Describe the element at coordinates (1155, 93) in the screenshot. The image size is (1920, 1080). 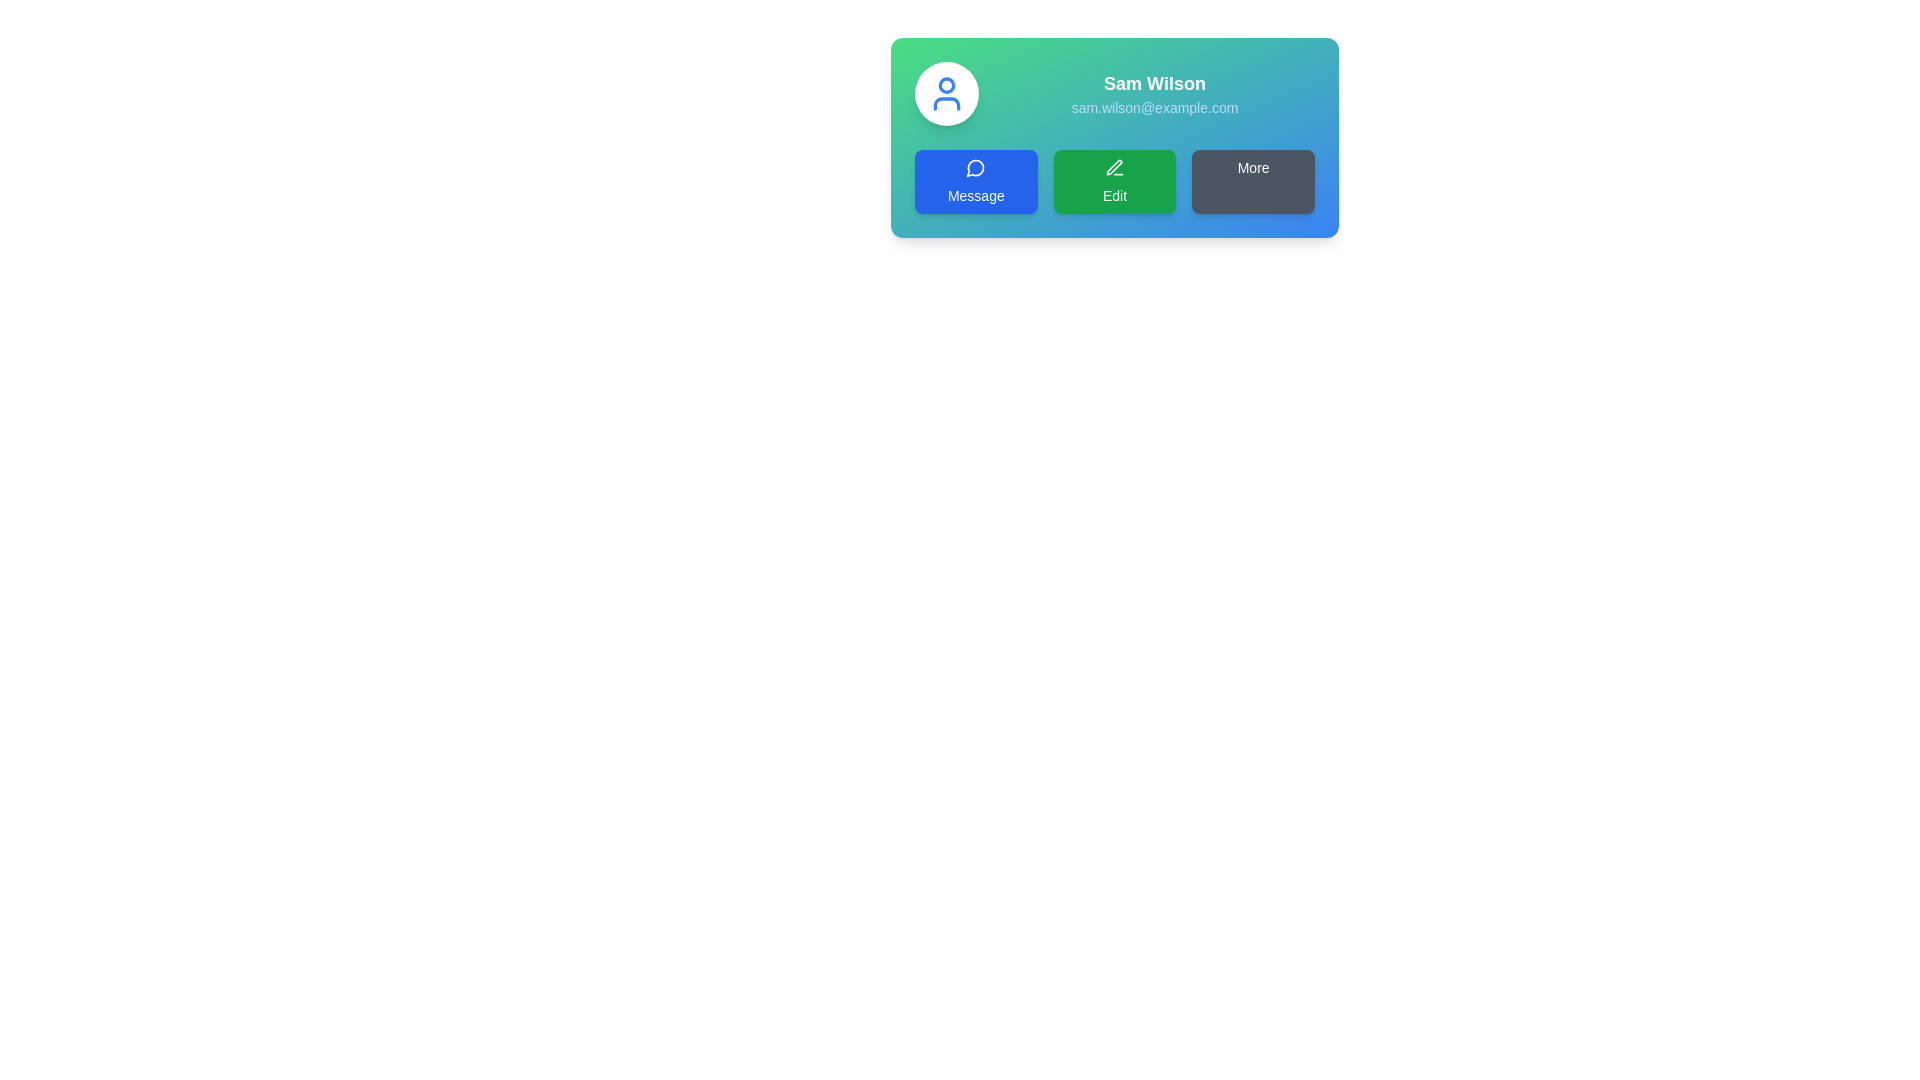
I see `displayed text in the Text Display Section featuring 'Sam Wilson' and 'sam.wilson@example.com', which is centrally positioned above the buttons and to the right of a circular icon` at that location.